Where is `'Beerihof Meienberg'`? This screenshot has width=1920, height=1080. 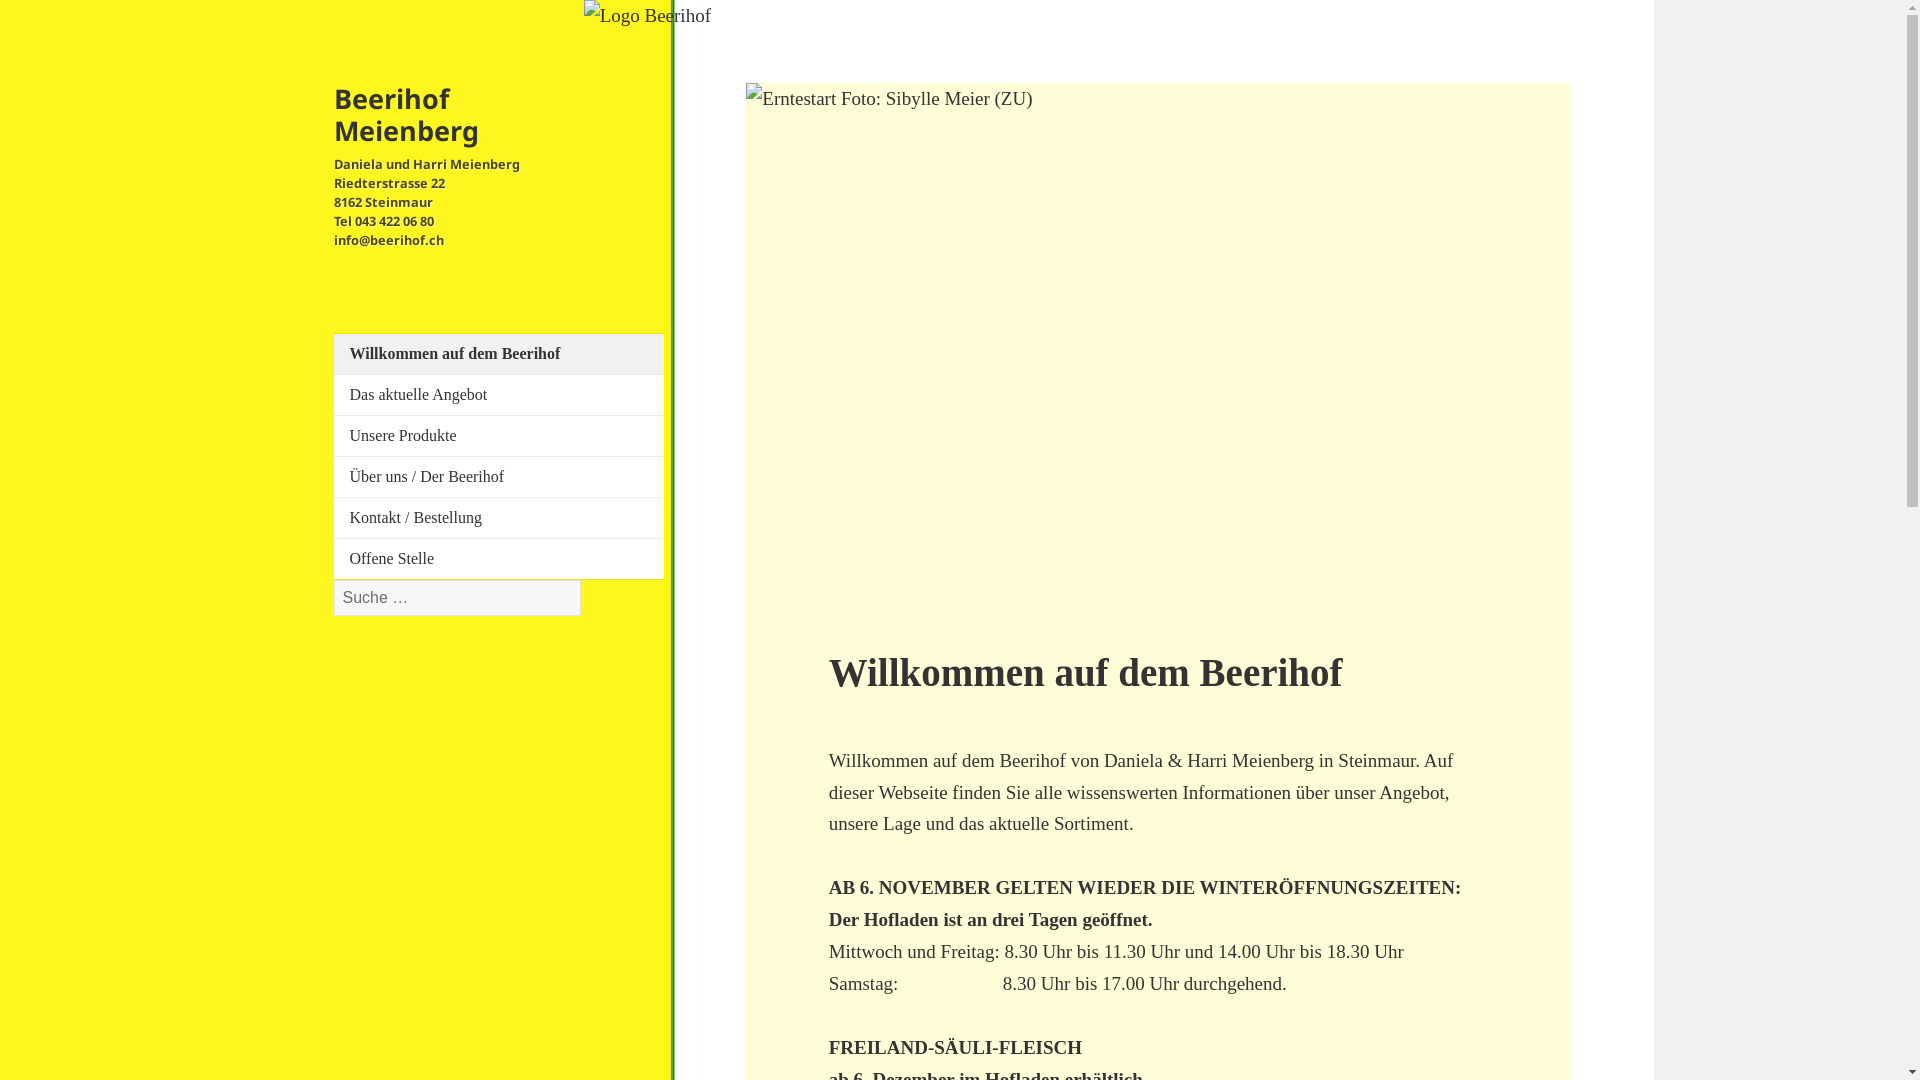 'Beerihof Meienberg' is located at coordinates (334, 114).